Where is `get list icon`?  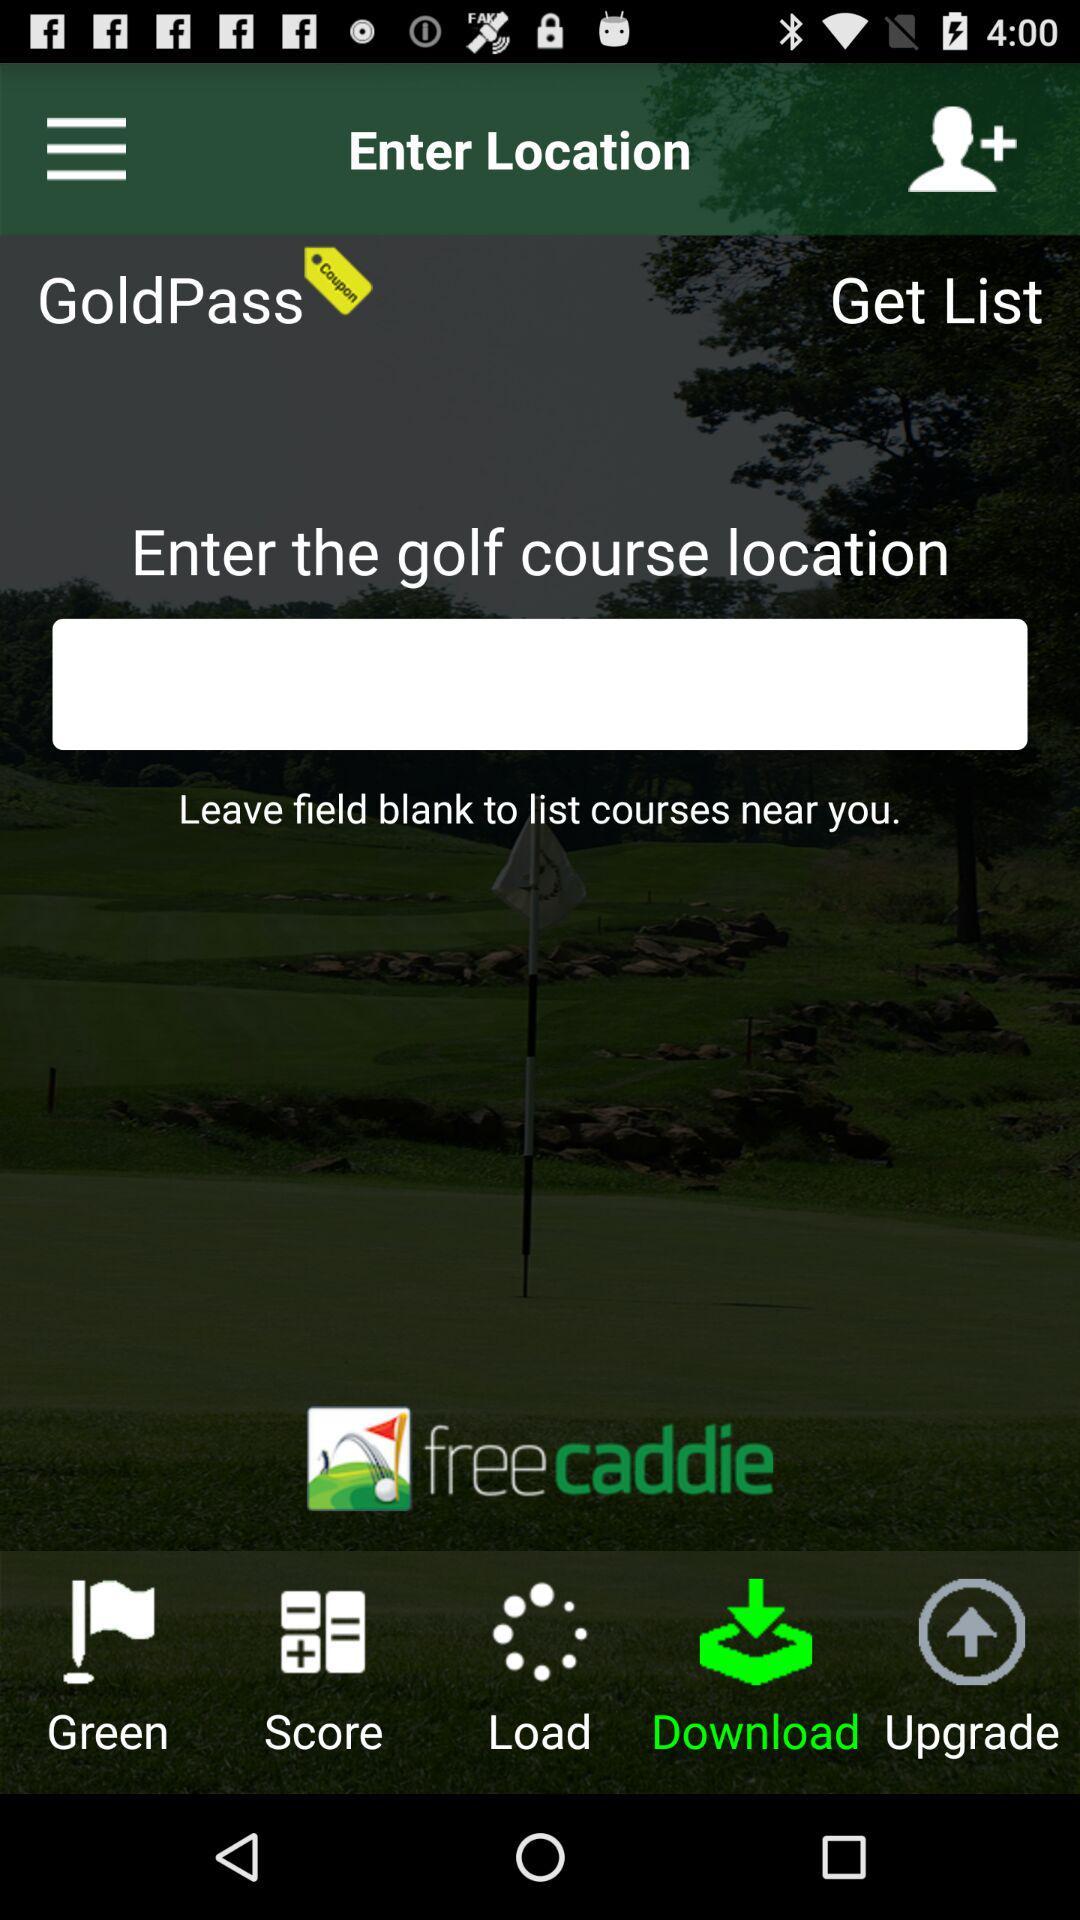 get list icon is located at coordinates (948, 297).